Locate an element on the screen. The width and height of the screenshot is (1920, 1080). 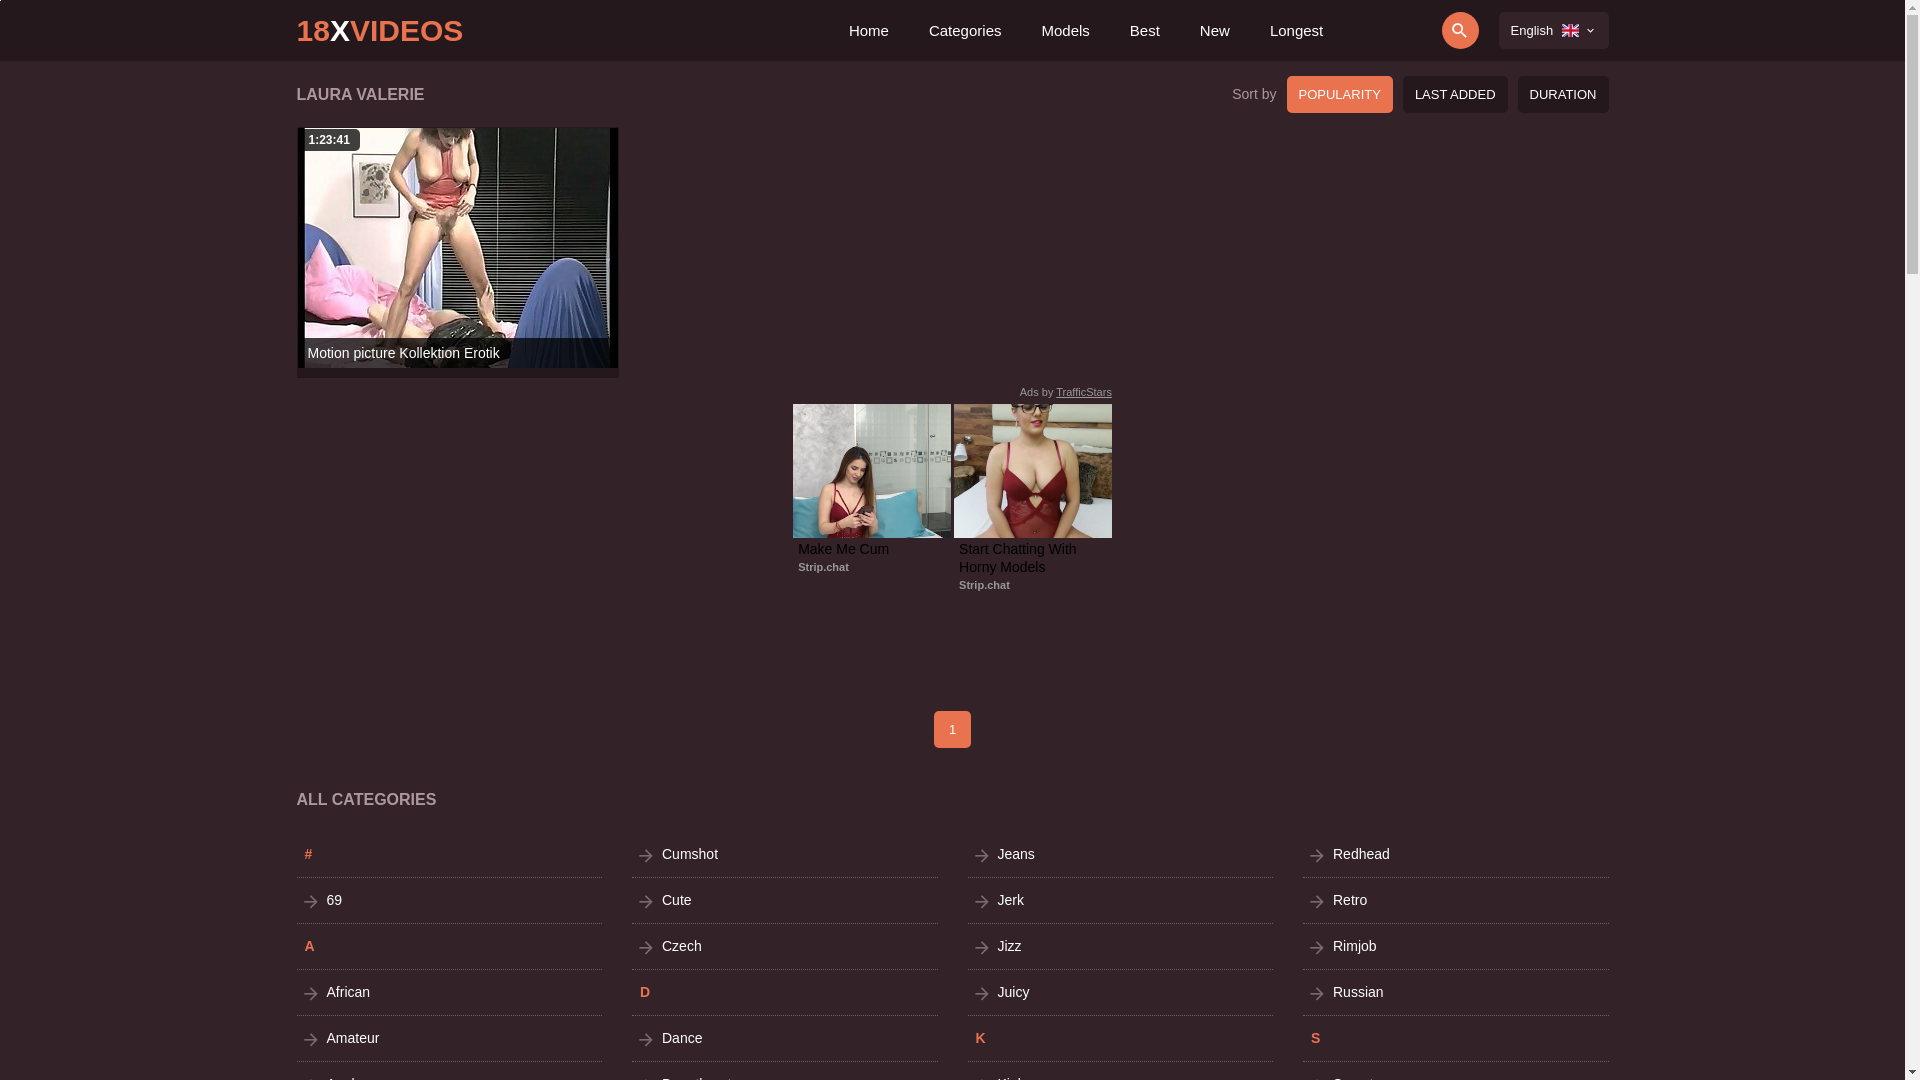
'1' is located at coordinates (951, 729).